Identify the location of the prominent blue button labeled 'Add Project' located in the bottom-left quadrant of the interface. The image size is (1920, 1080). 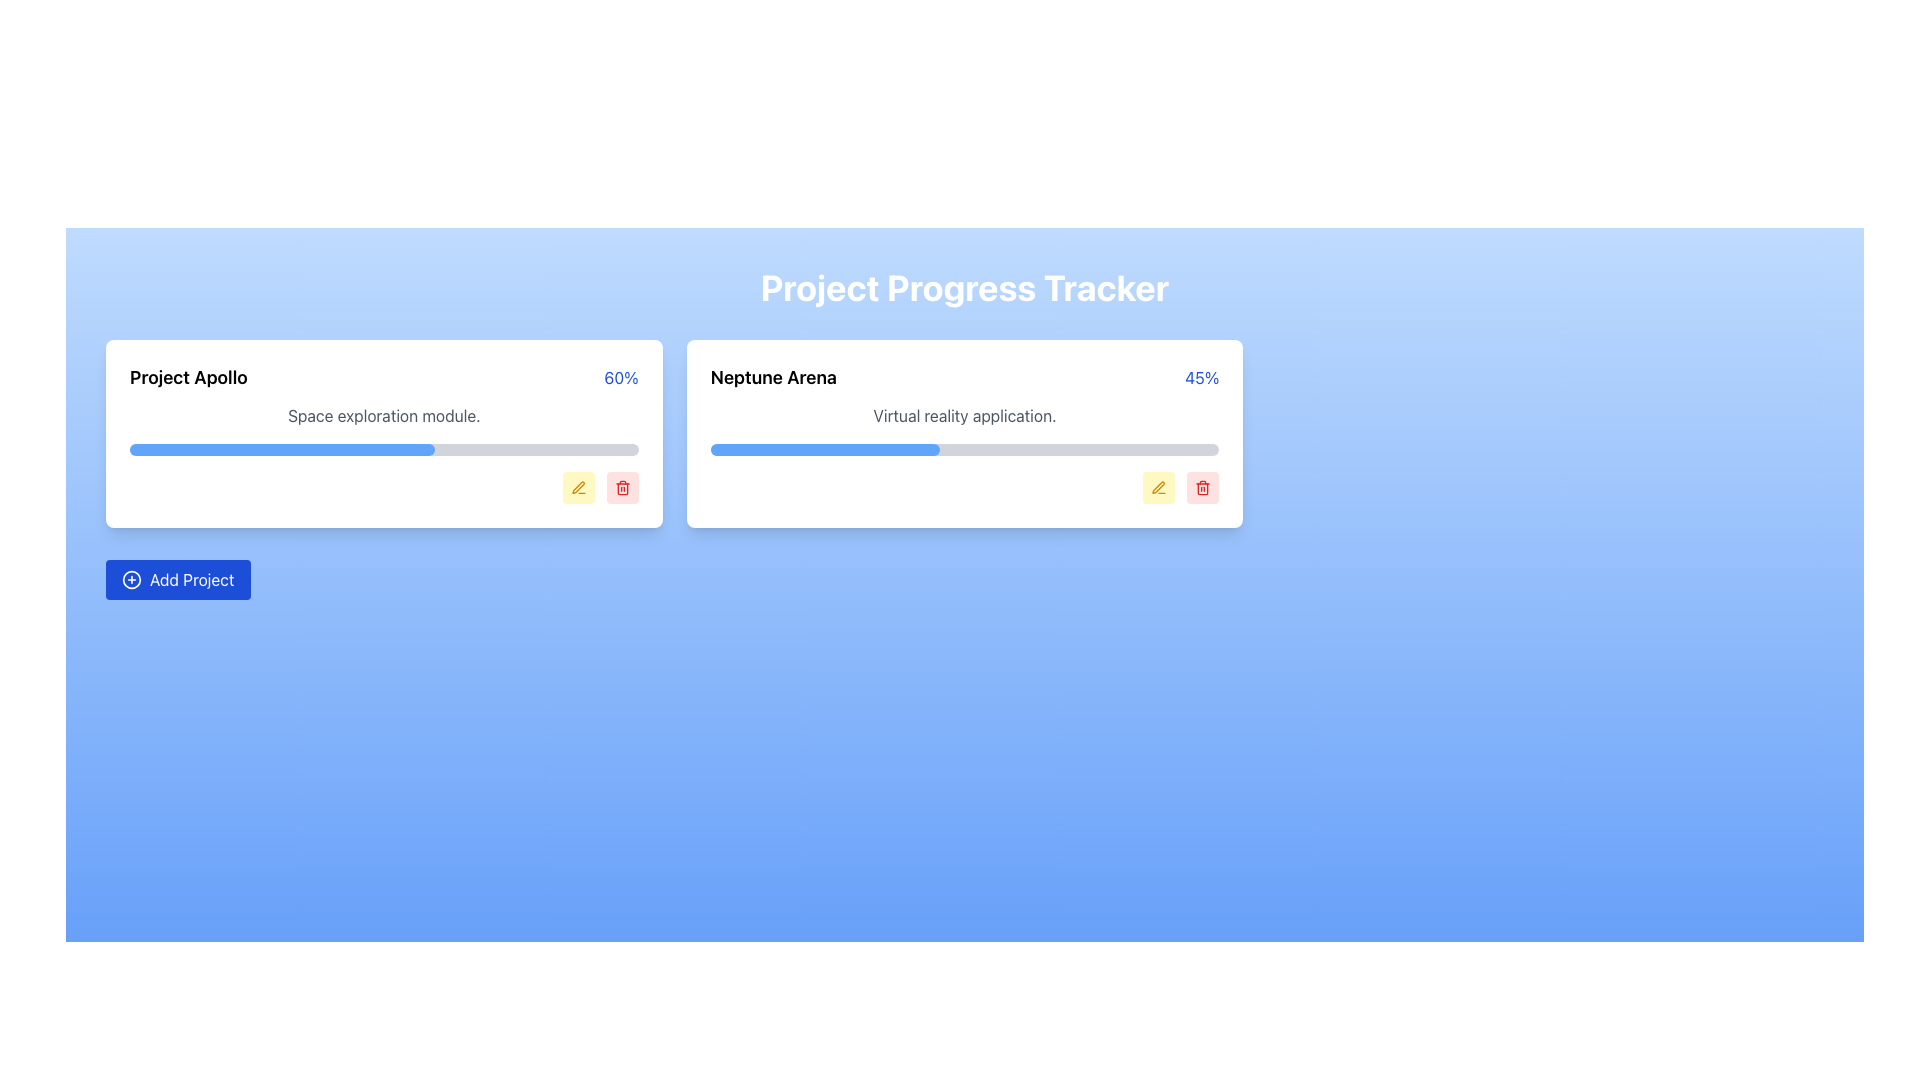
(178, 579).